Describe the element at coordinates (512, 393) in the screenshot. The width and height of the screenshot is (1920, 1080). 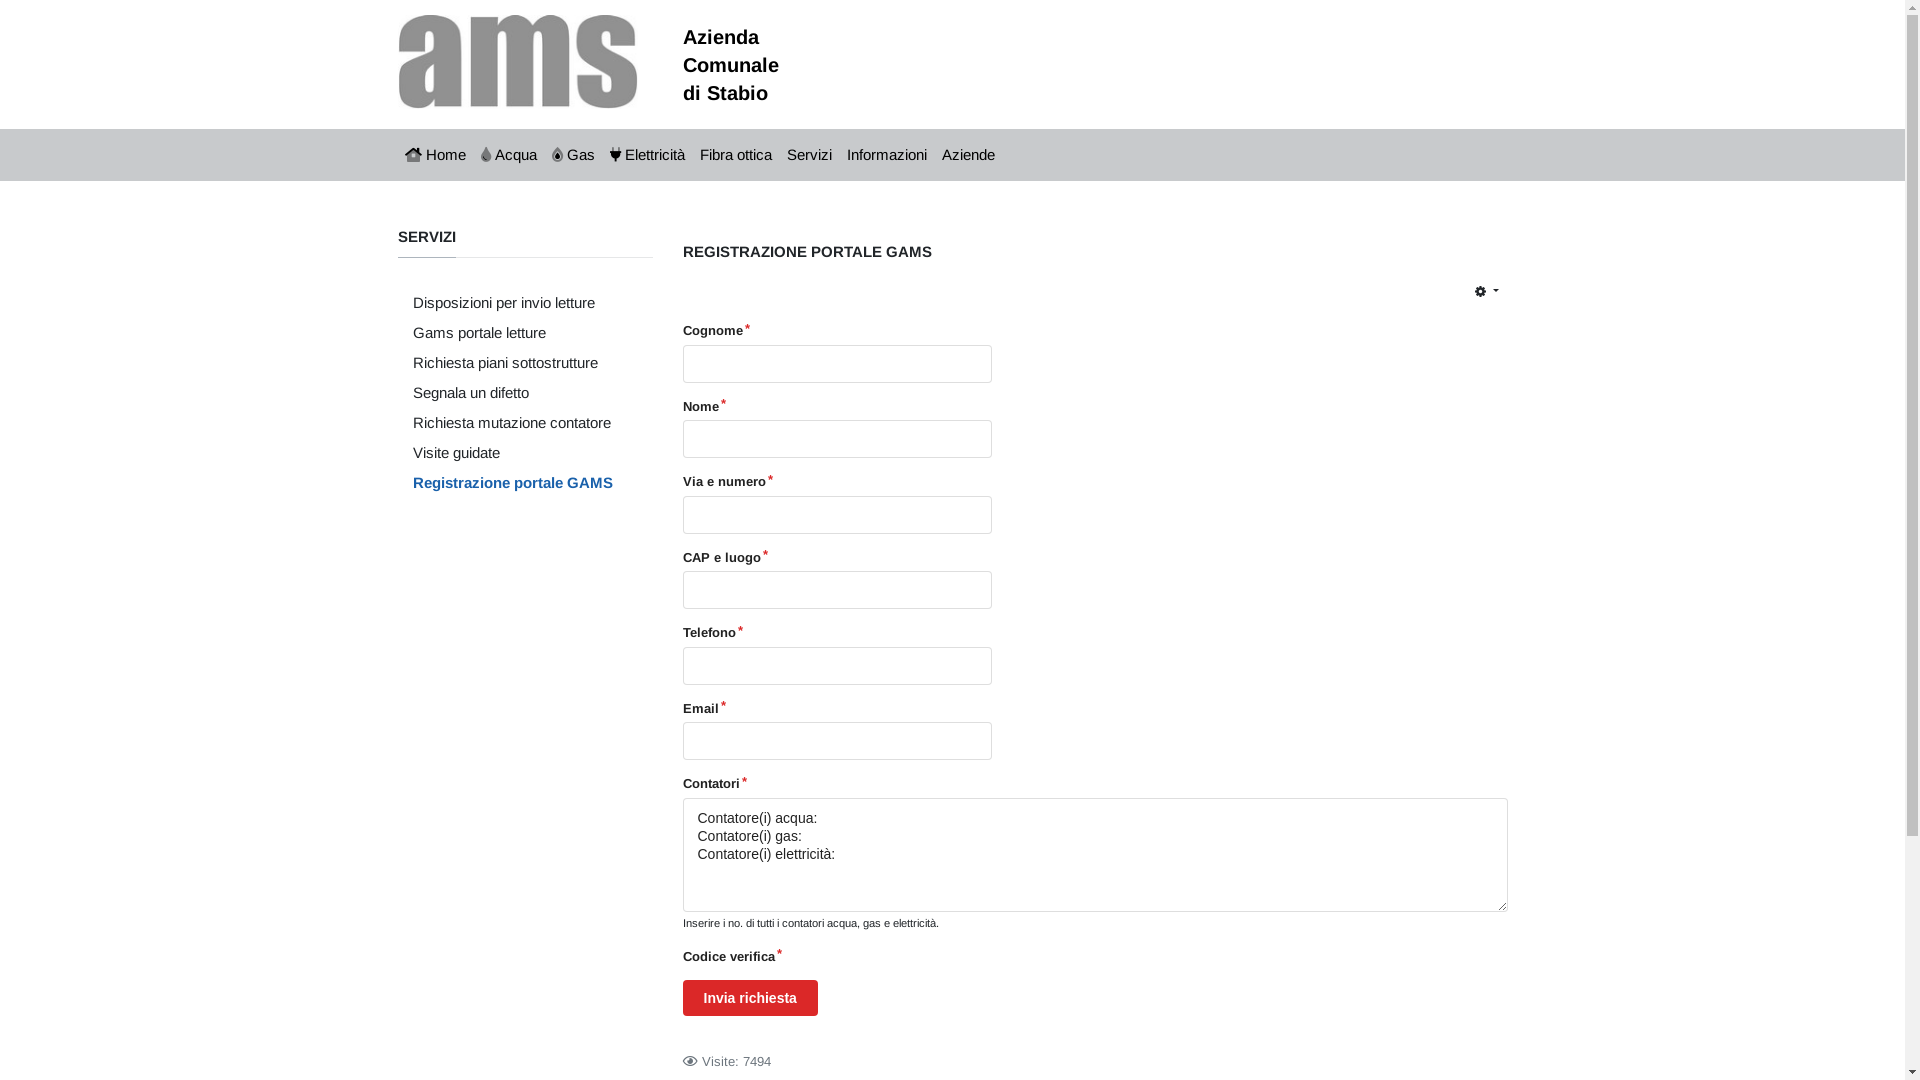
I see `'Segnala un difetto'` at that location.